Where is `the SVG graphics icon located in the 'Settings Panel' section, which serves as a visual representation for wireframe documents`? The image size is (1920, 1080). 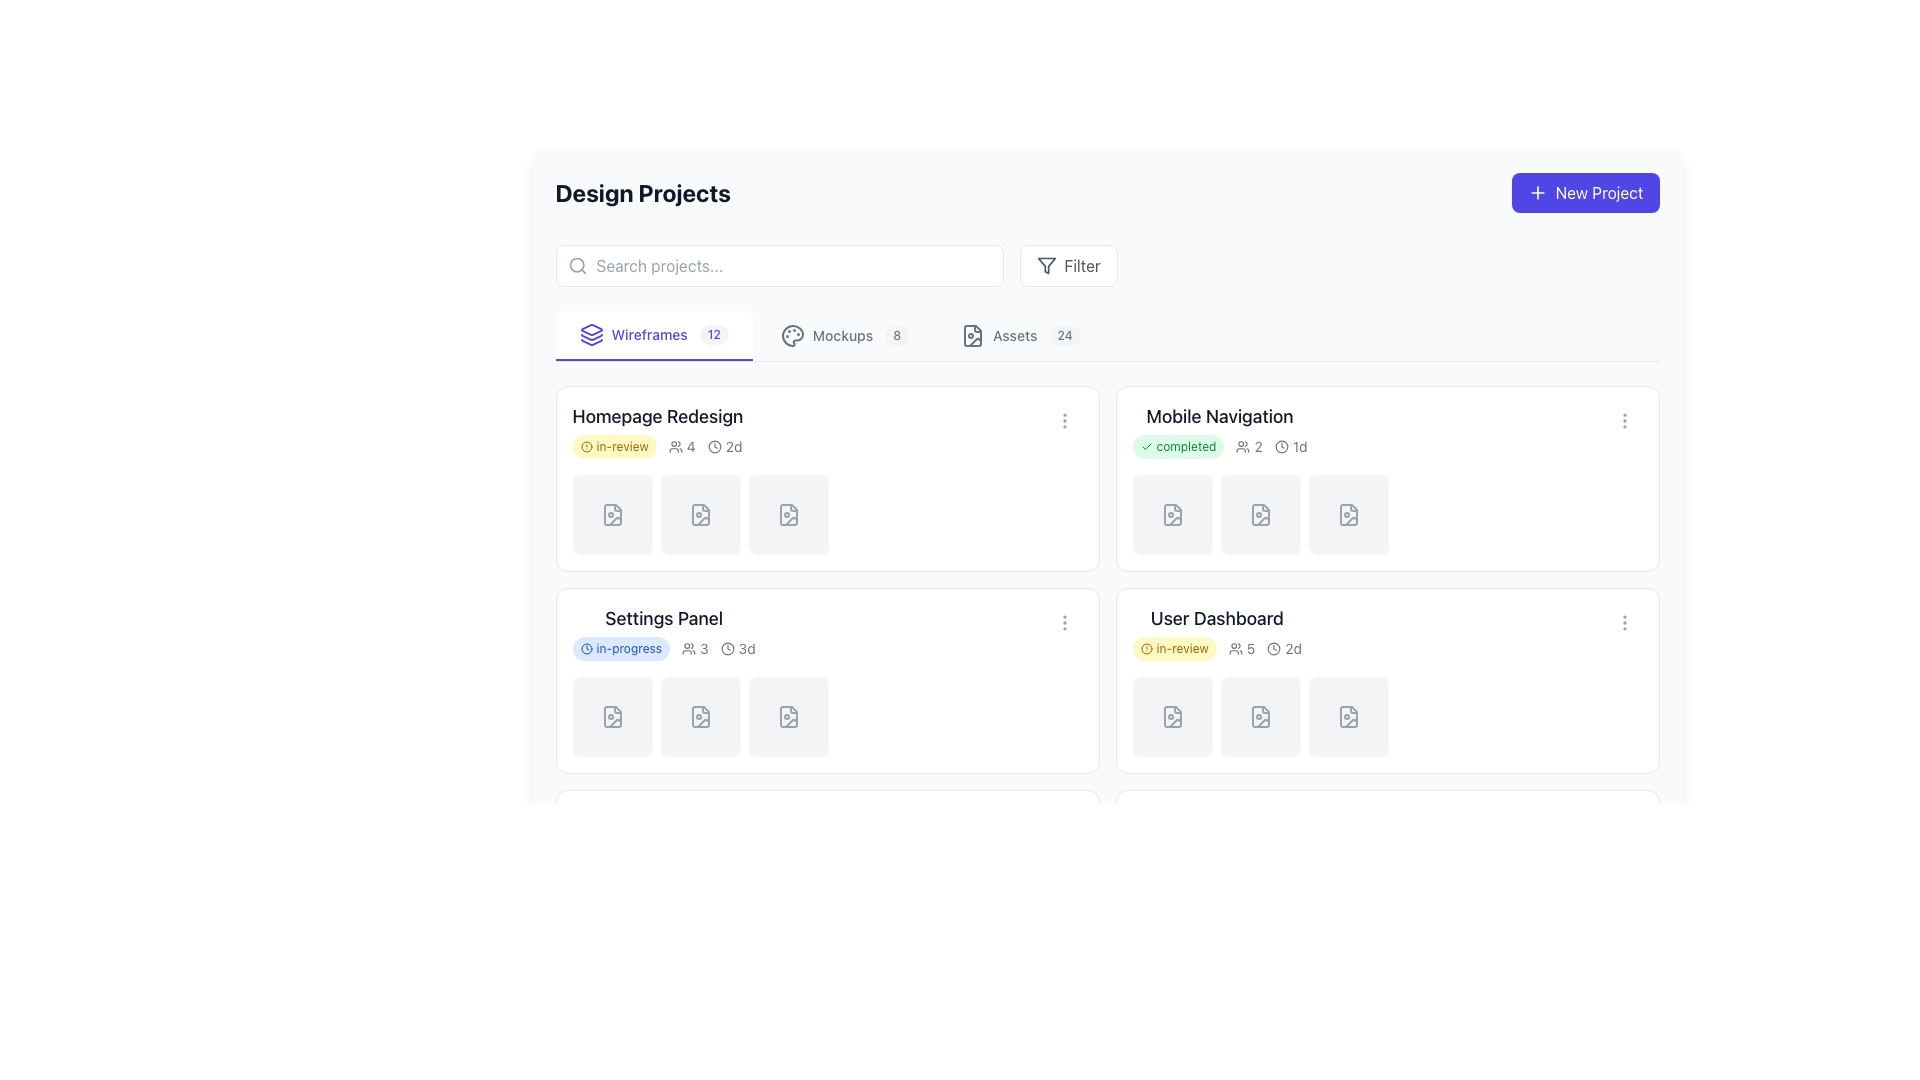
the SVG graphics icon located in the 'Settings Panel' section, which serves as a visual representation for wireframe documents is located at coordinates (787, 716).